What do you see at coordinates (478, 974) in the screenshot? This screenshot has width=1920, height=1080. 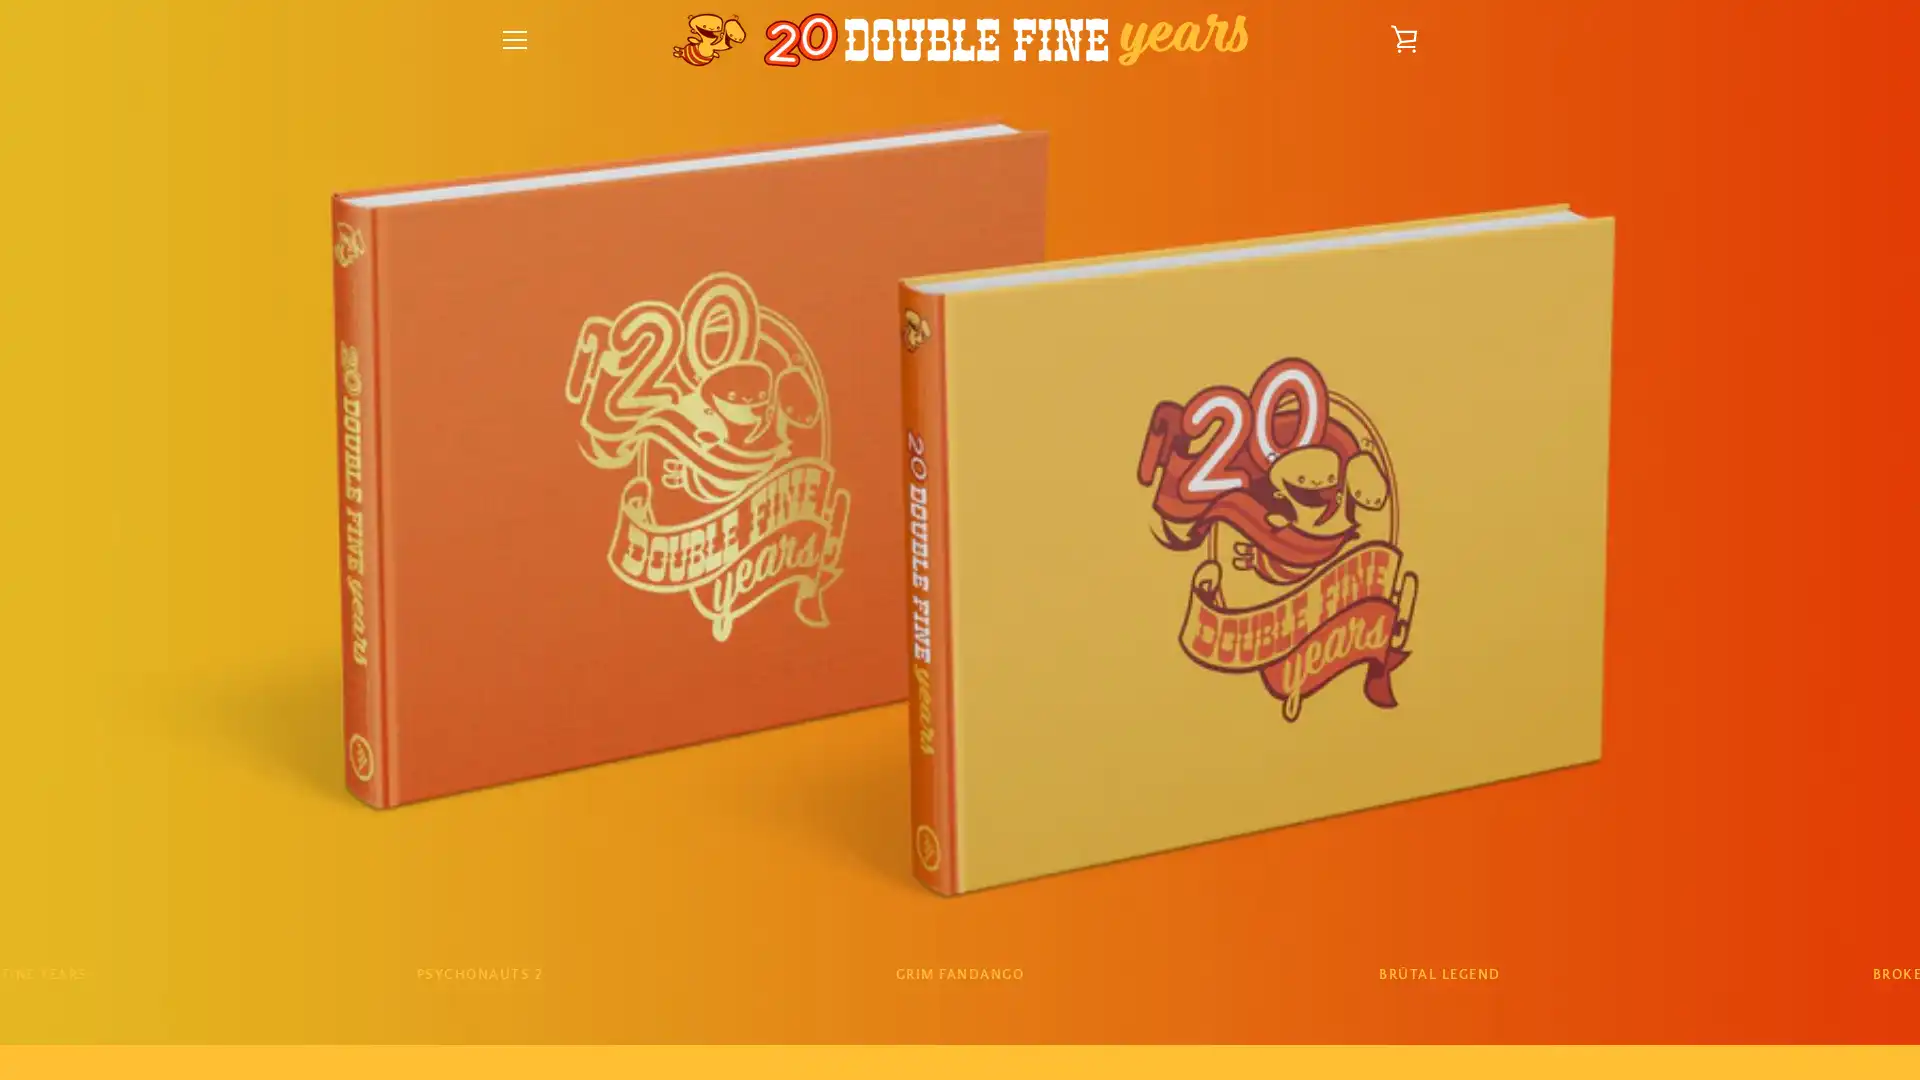 I see `SLIDE 2 PSYCHONAUTS 2` at bounding box center [478, 974].